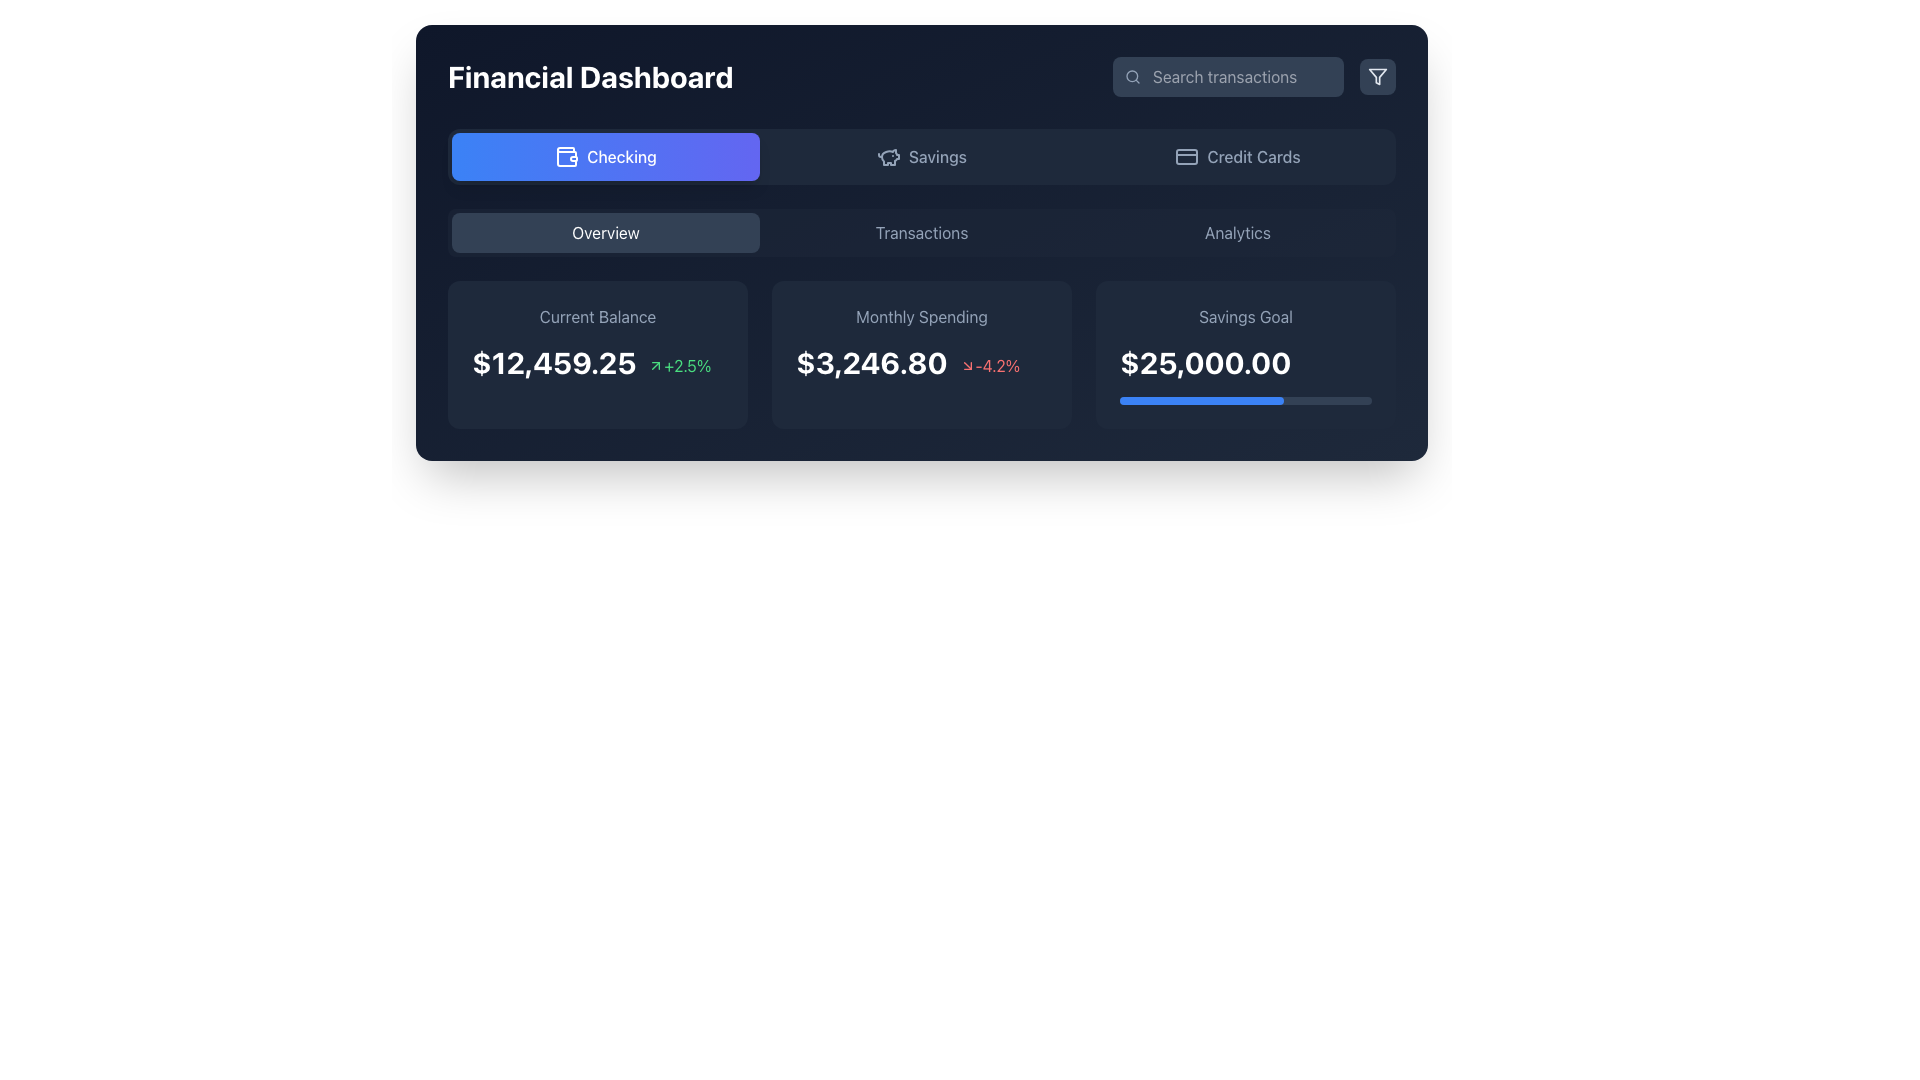 This screenshot has height=1080, width=1920. Describe the element at coordinates (920, 231) in the screenshot. I see `the 'Transactions' tab in the Horizontal Tab Menu` at that location.